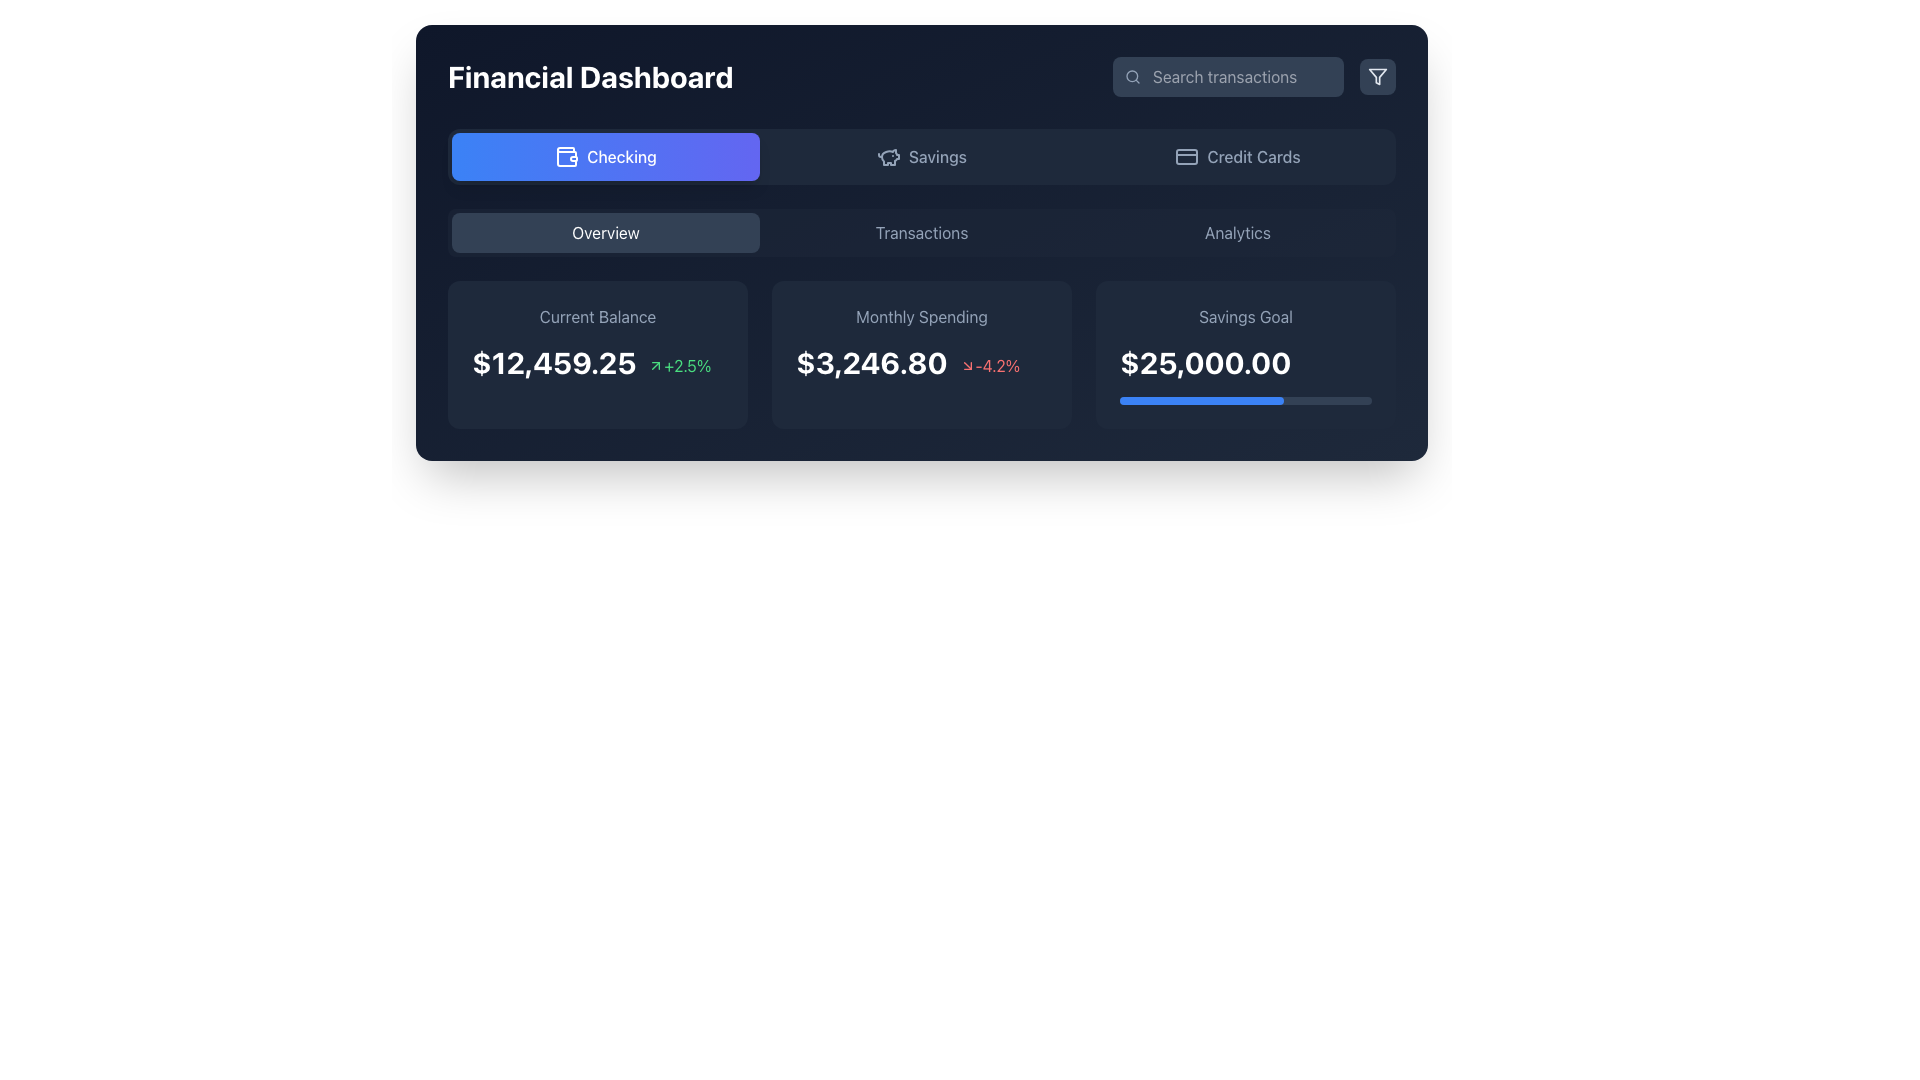 This screenshot has height=1080, width=1920. Describe the element at coordinates (920, 231) in the screenshot. I see `the 'Transactions' tab in the Horizontal Tab Menu` at that location.